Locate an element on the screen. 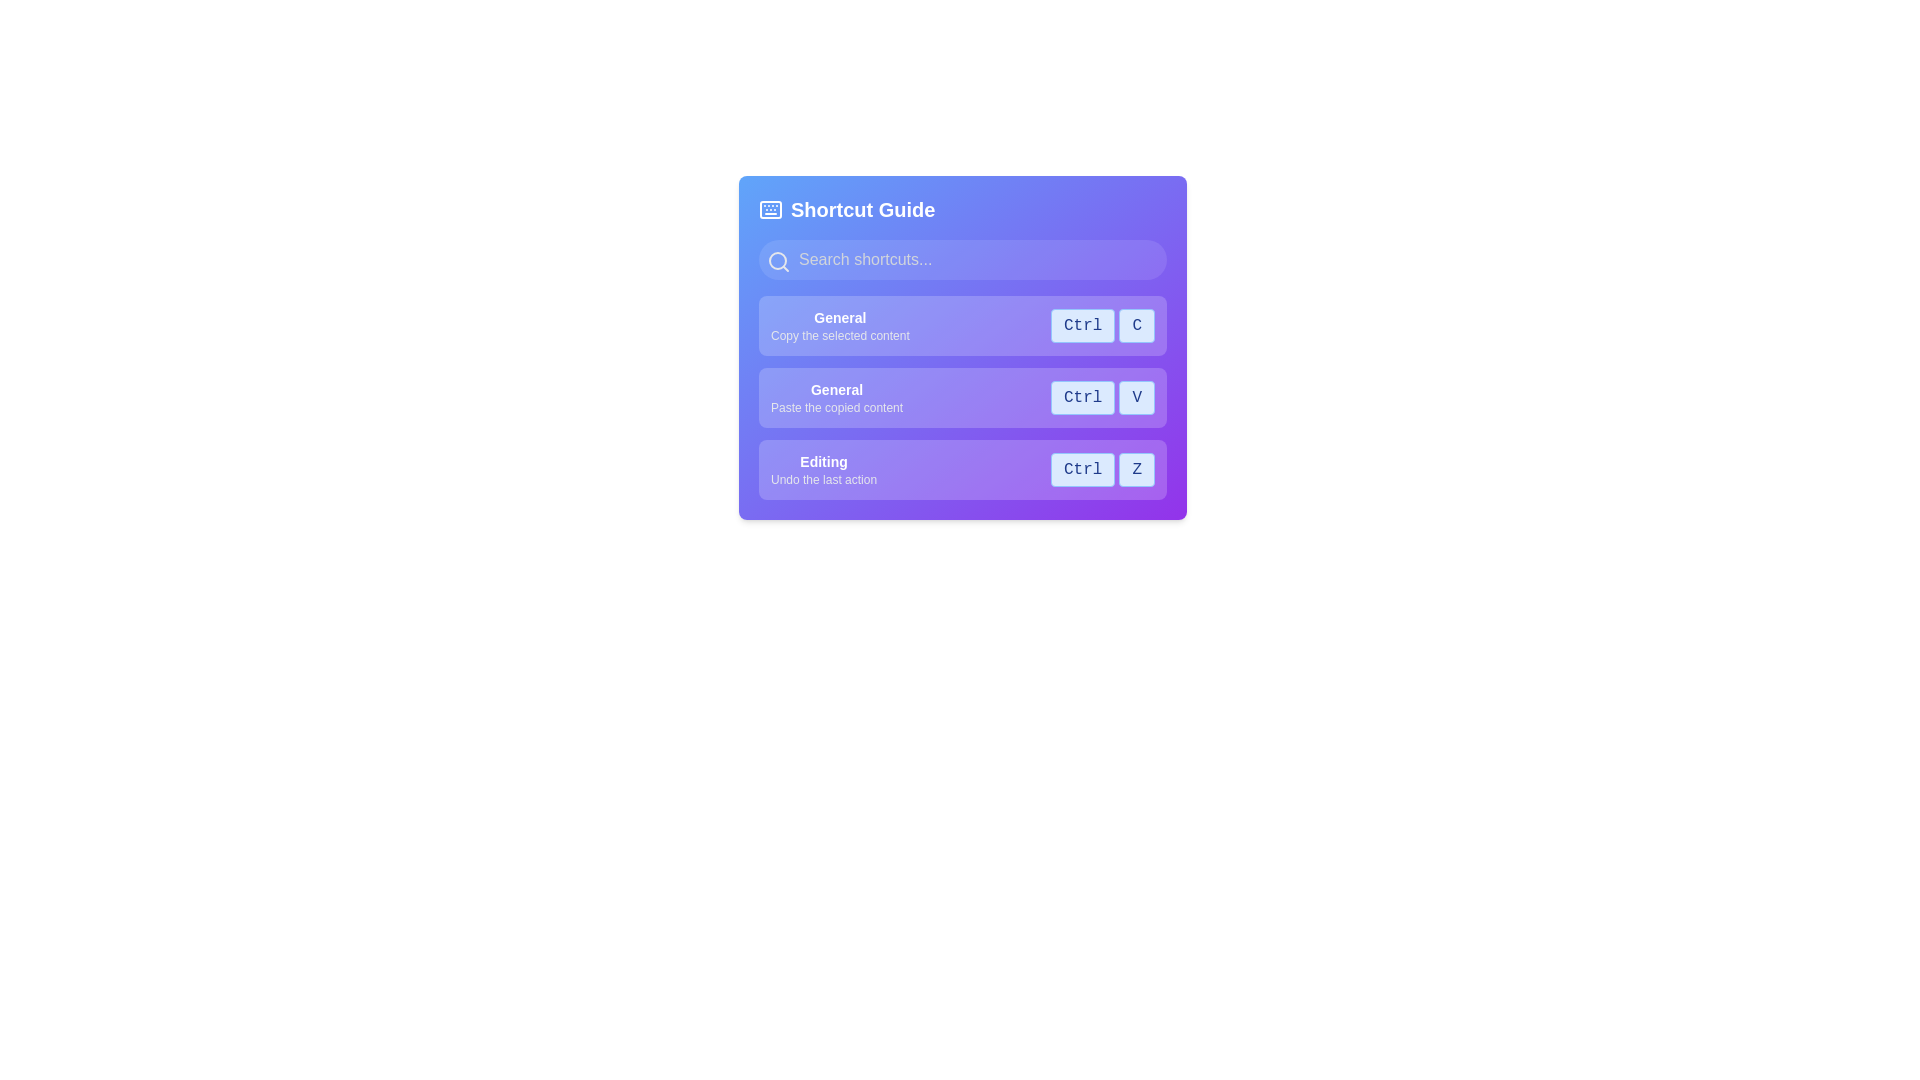 This screenshot has width=1920, height=1080. the label displaying the keyboard shortcut for 'Copy' (Ctrl + C) located on the right side of the row for 'Copy the selected content' under the 'General' category in the shortcut guide interface is located at coordinates (1102, 325).